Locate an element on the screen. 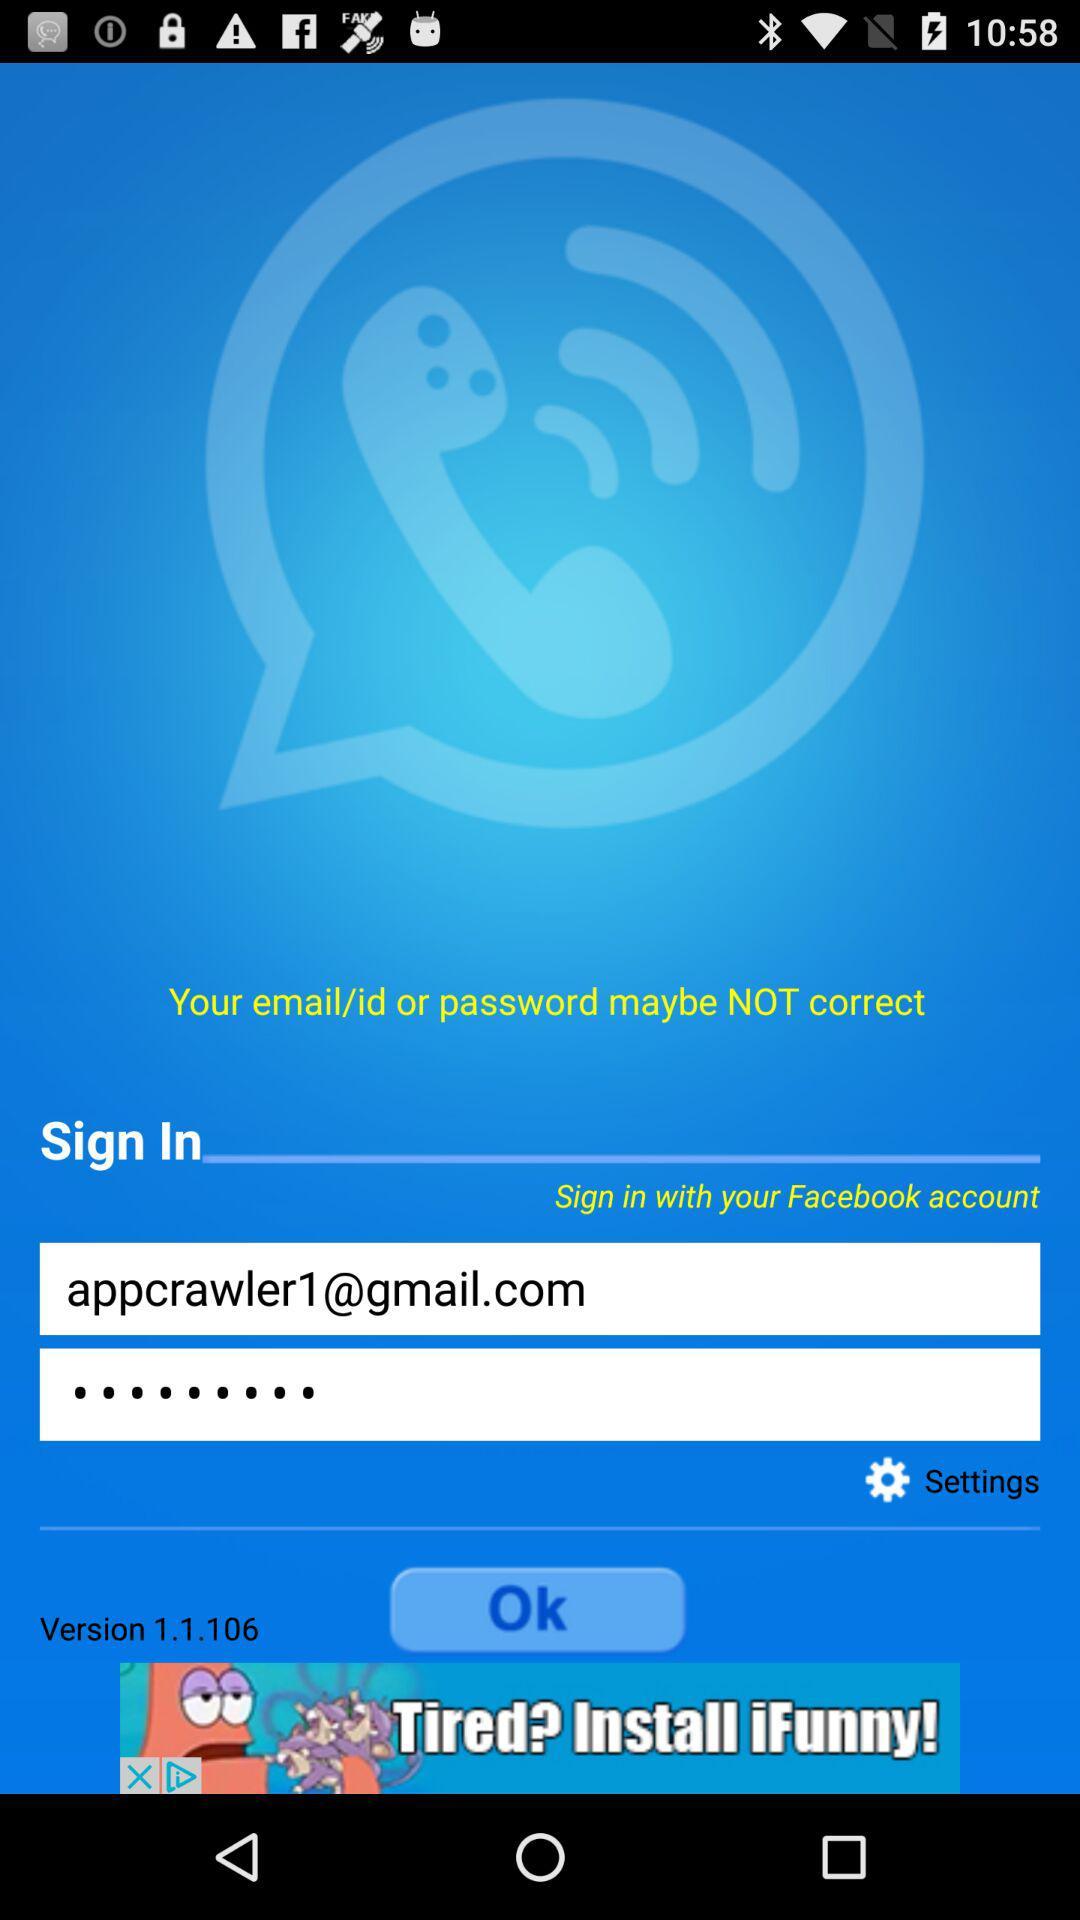  open email text box is located at coordinates (540, 1288).